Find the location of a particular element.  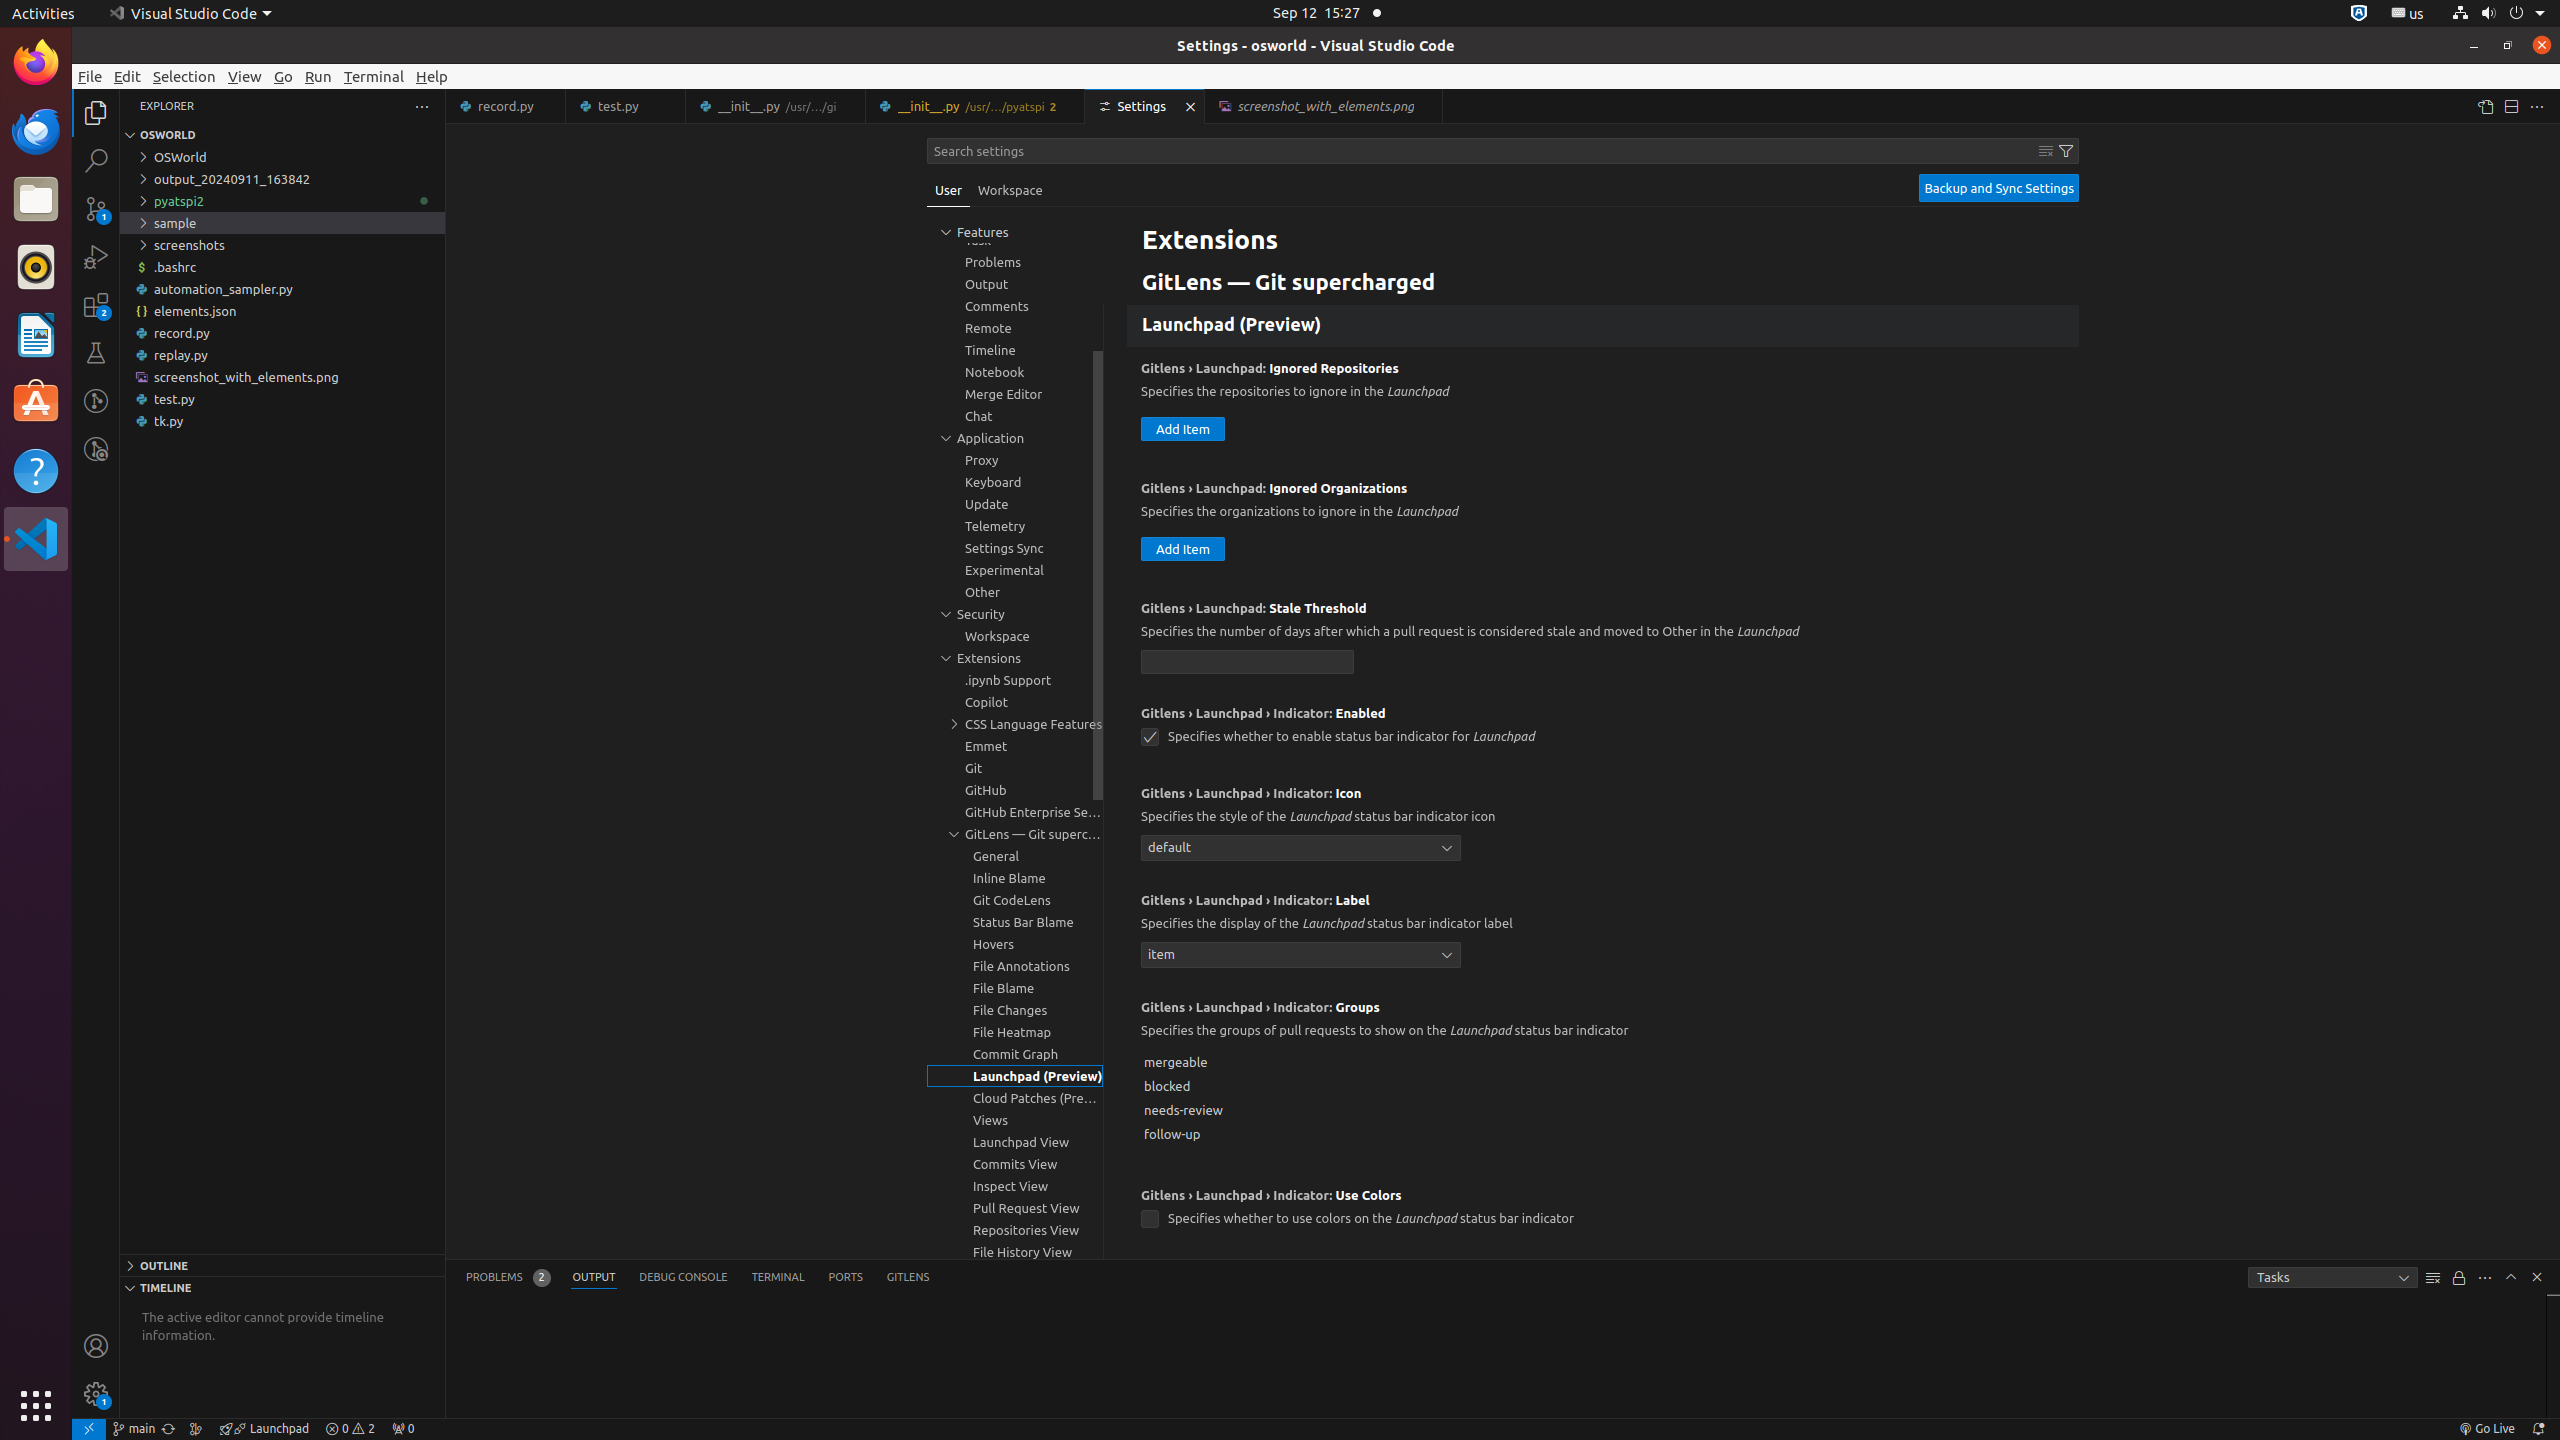

'GitHub Enterprise Server Authentication Provider, group' is located at coordinates (1015, 811).